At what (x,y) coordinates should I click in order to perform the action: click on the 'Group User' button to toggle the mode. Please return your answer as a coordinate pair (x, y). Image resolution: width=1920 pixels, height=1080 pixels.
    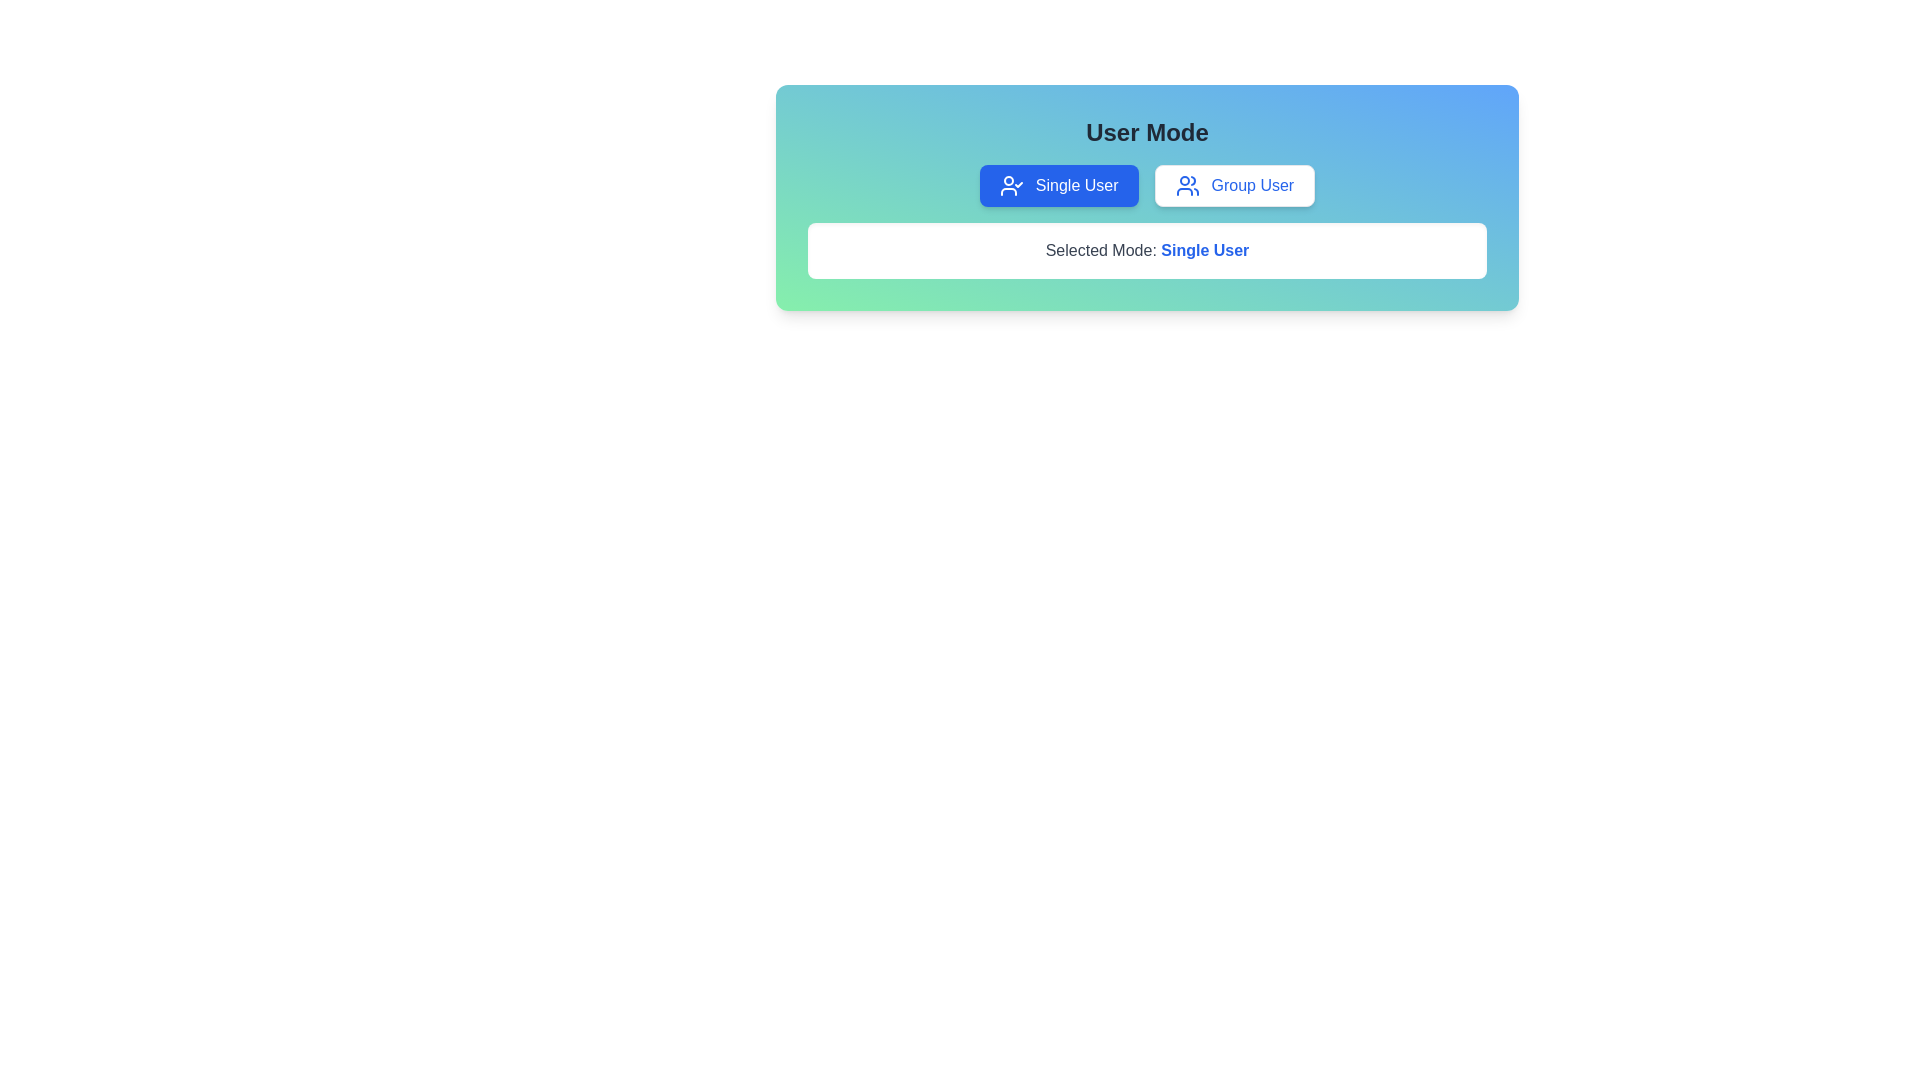
    Looking at the image, I should click on (1232, 185).